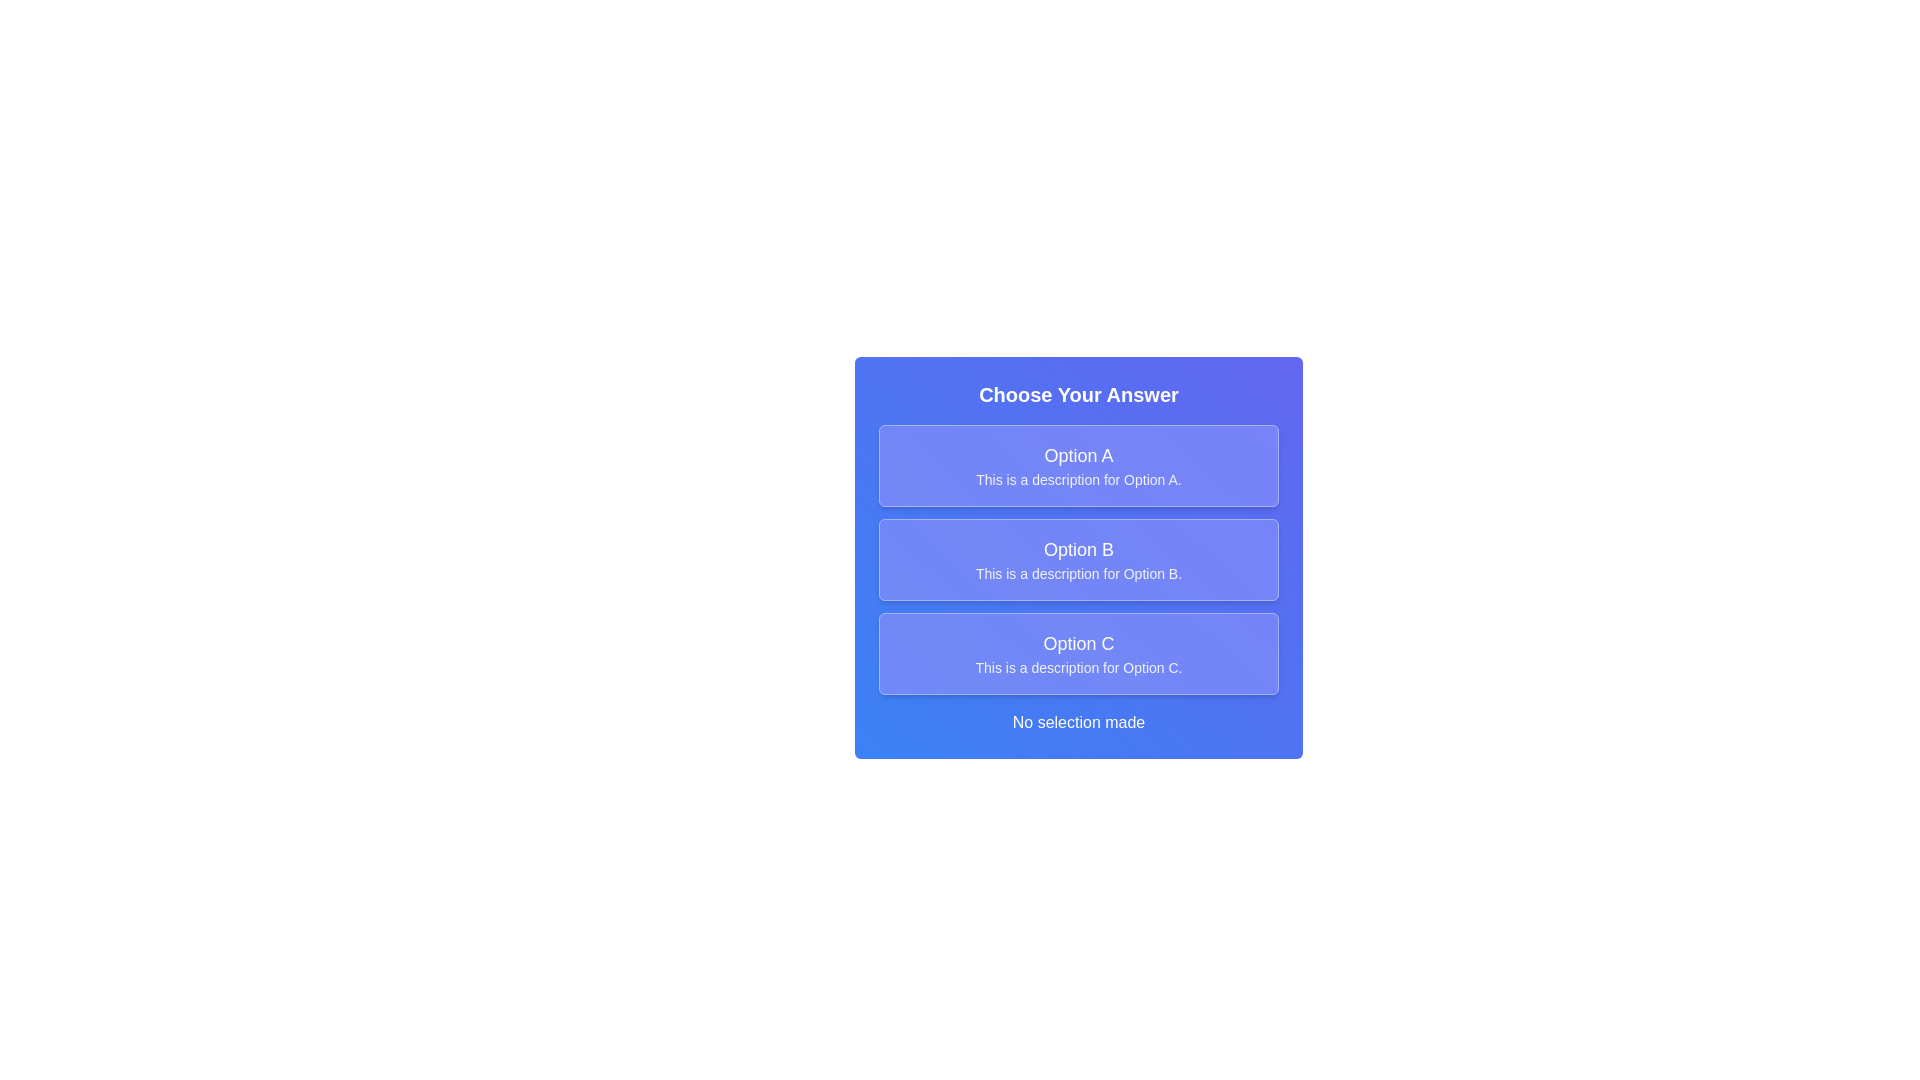 This screenshot has height=1080, width=1920. What do you see at coordinates (1078, 455) in the screenshot?
I see `the text label that serves as the title for the first selectable option in the list, which is positioned above the description text for 'Option A'` at bounding box center [1078, 455].